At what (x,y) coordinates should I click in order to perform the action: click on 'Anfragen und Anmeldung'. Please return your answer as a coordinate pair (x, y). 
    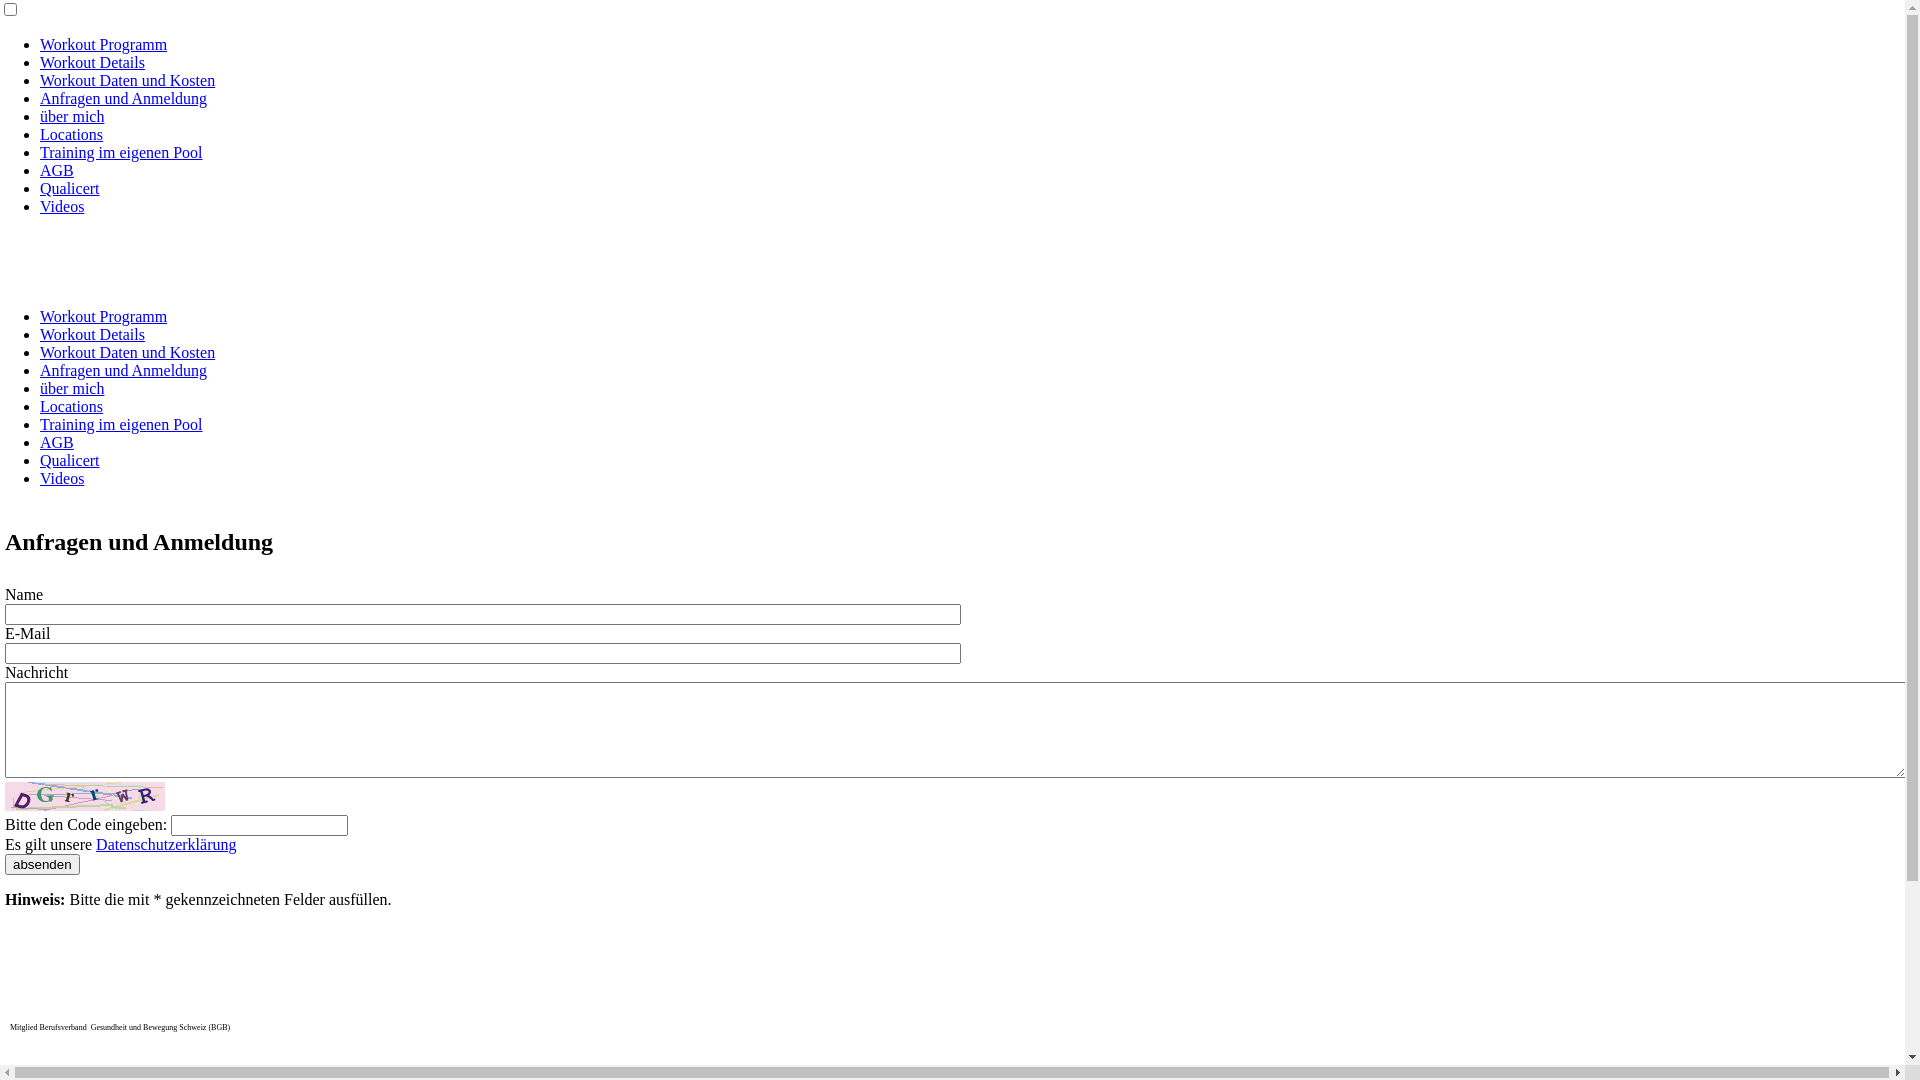
    Looking at the image, I should click on (39, 98).